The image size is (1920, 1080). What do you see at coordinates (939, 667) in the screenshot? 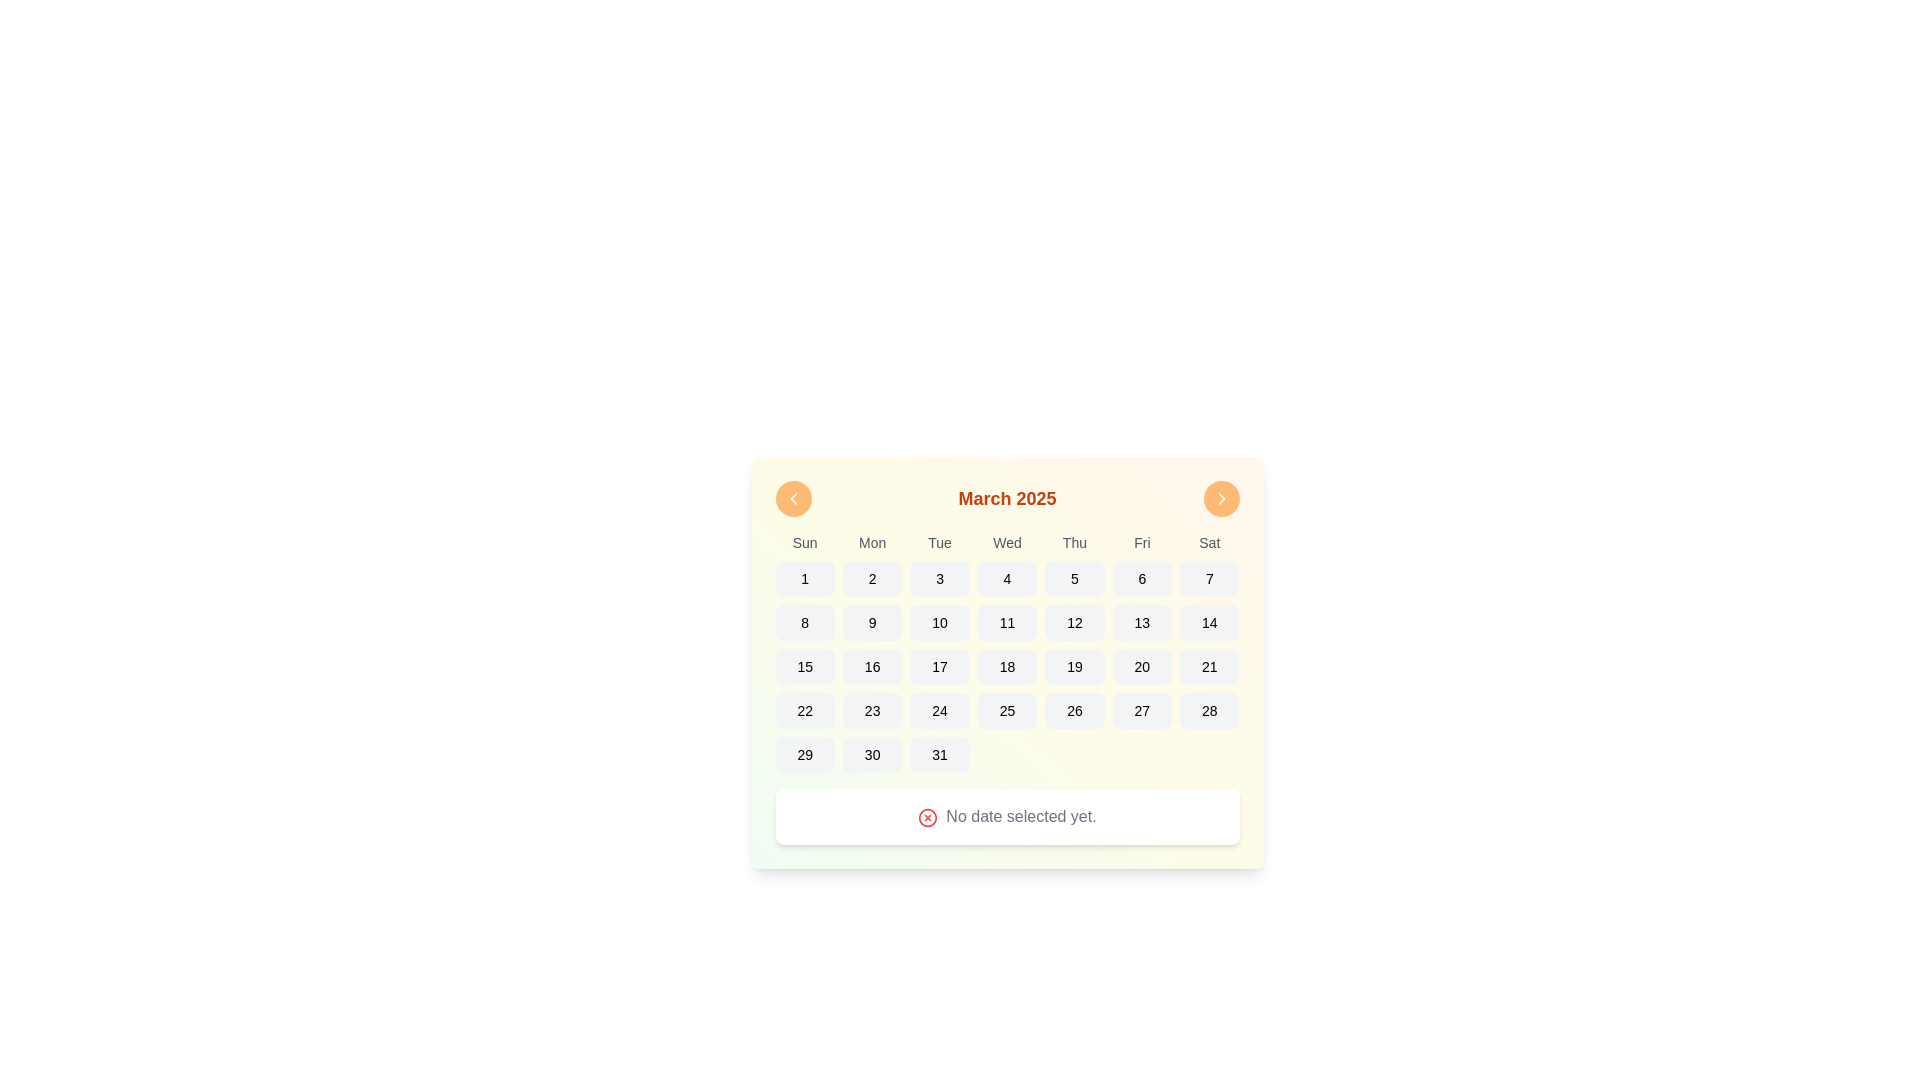
I see `the button representing Tuesday, March 17, 2025 in the calendar to change its background color` at bounding box center [939, 667].